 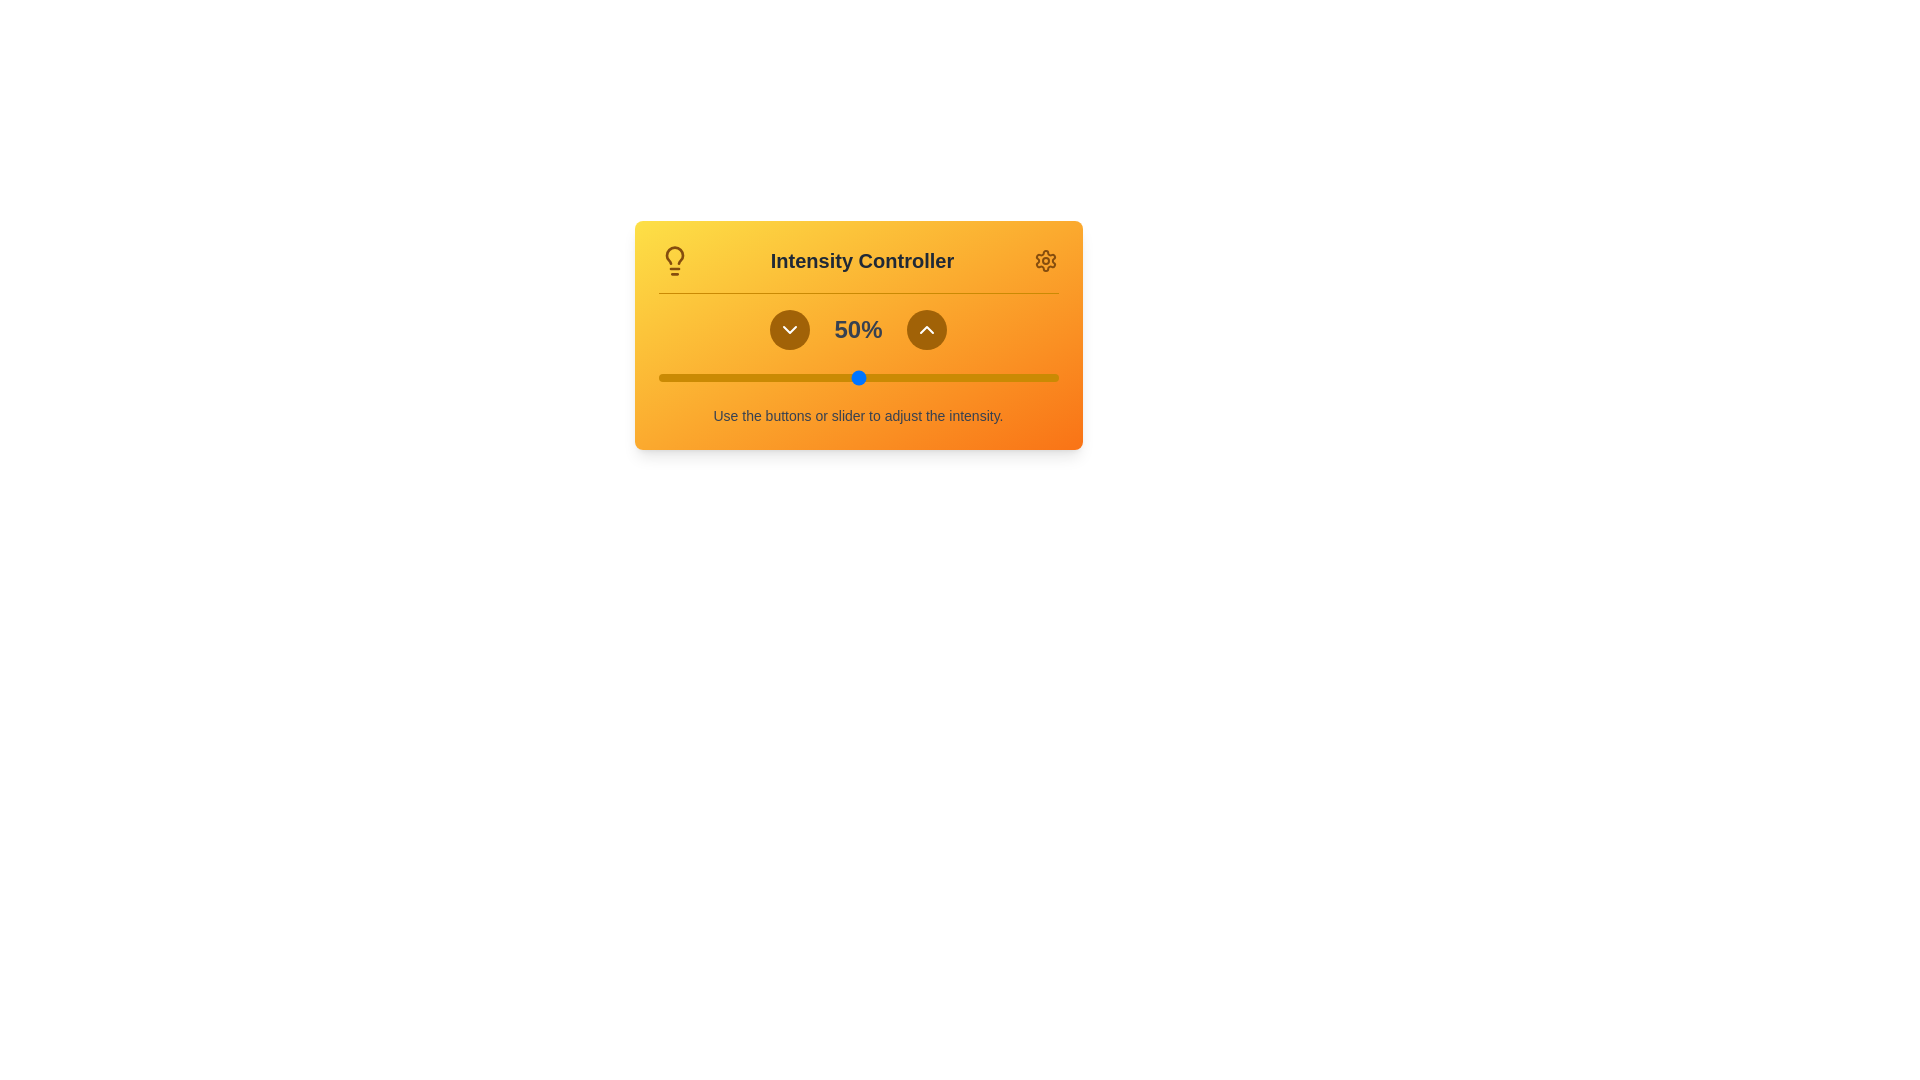 What do you see at coordinates (858, 345) in the screenshot?
I see `text '50%' displayed in a bold and large font size, centrally positioned between two circular buttons with downward and upward arrows in the 'Intensity Controller' component` at bounding box center [858, 345].